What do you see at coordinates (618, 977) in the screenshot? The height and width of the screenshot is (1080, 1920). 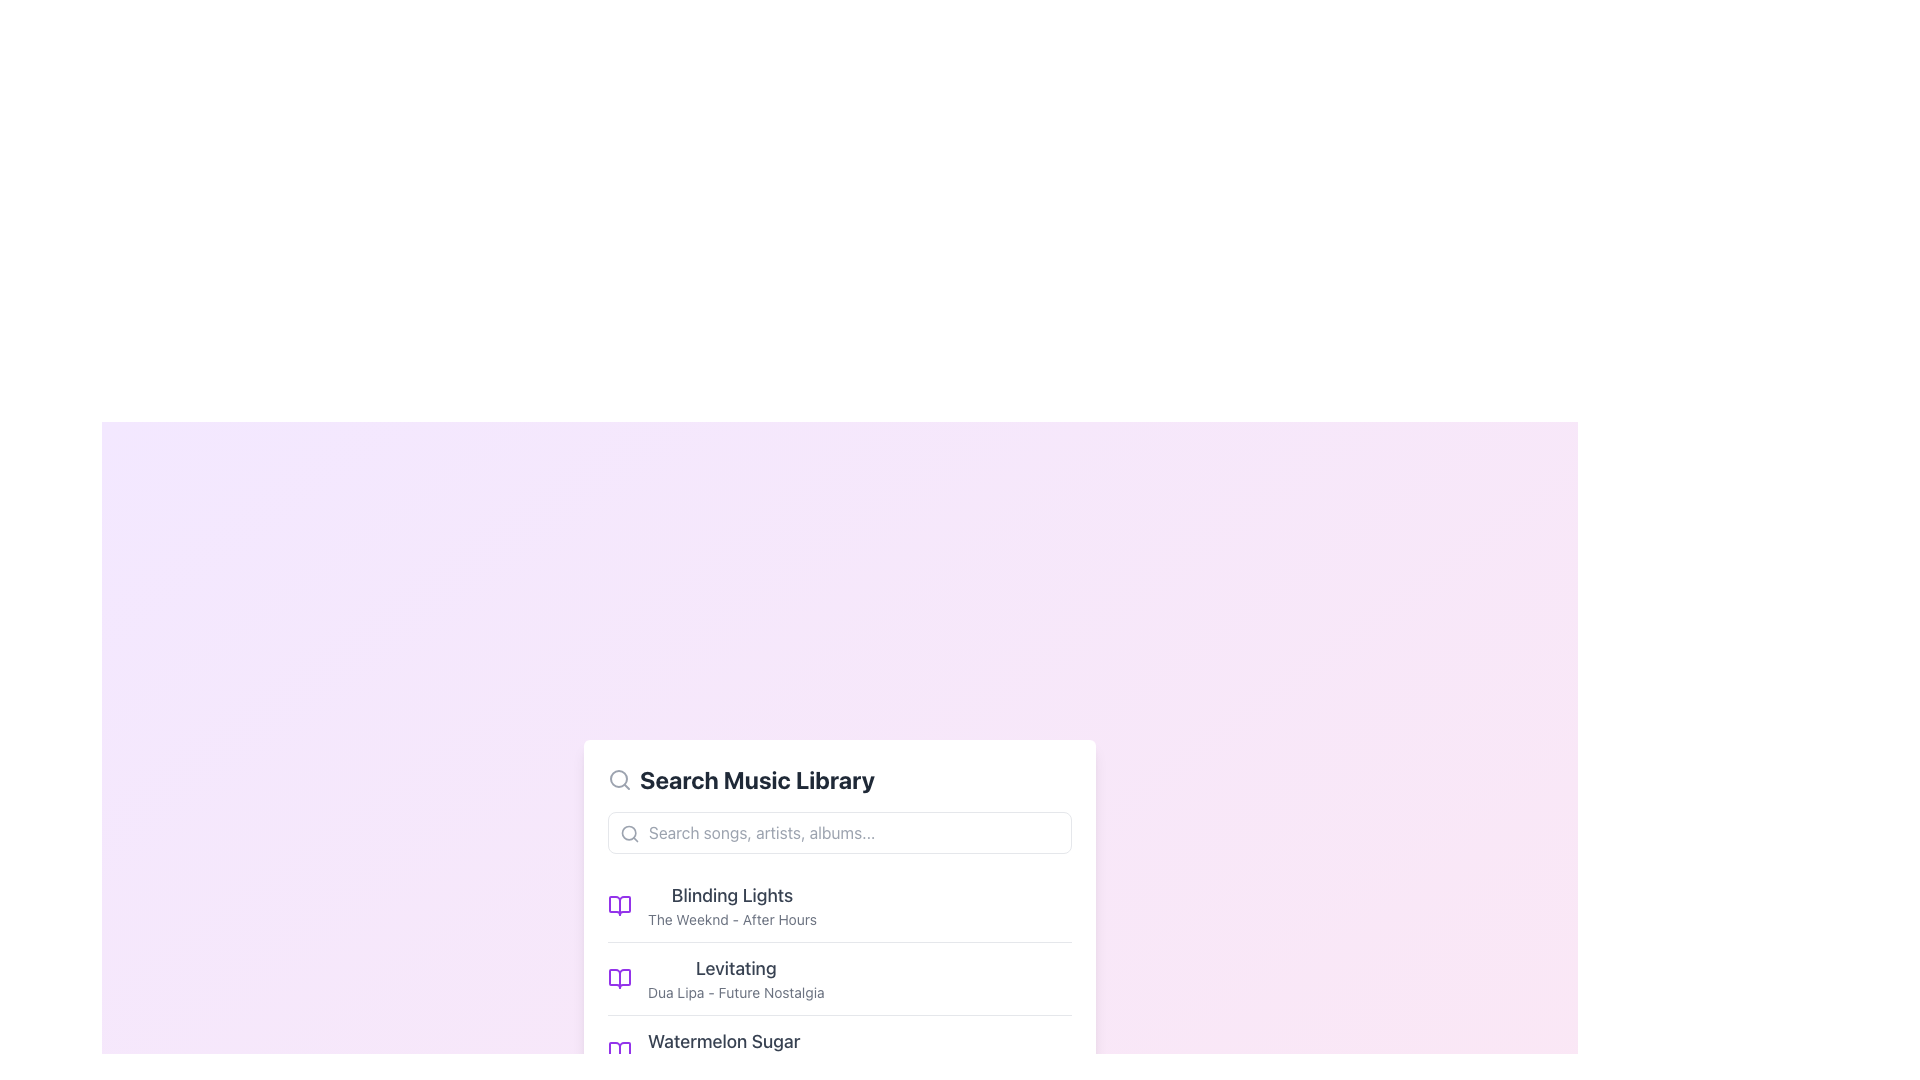 I see `the music category icon located in the second row of the music items list, which is the first visual element in that row` at bounding box center [618, 977].